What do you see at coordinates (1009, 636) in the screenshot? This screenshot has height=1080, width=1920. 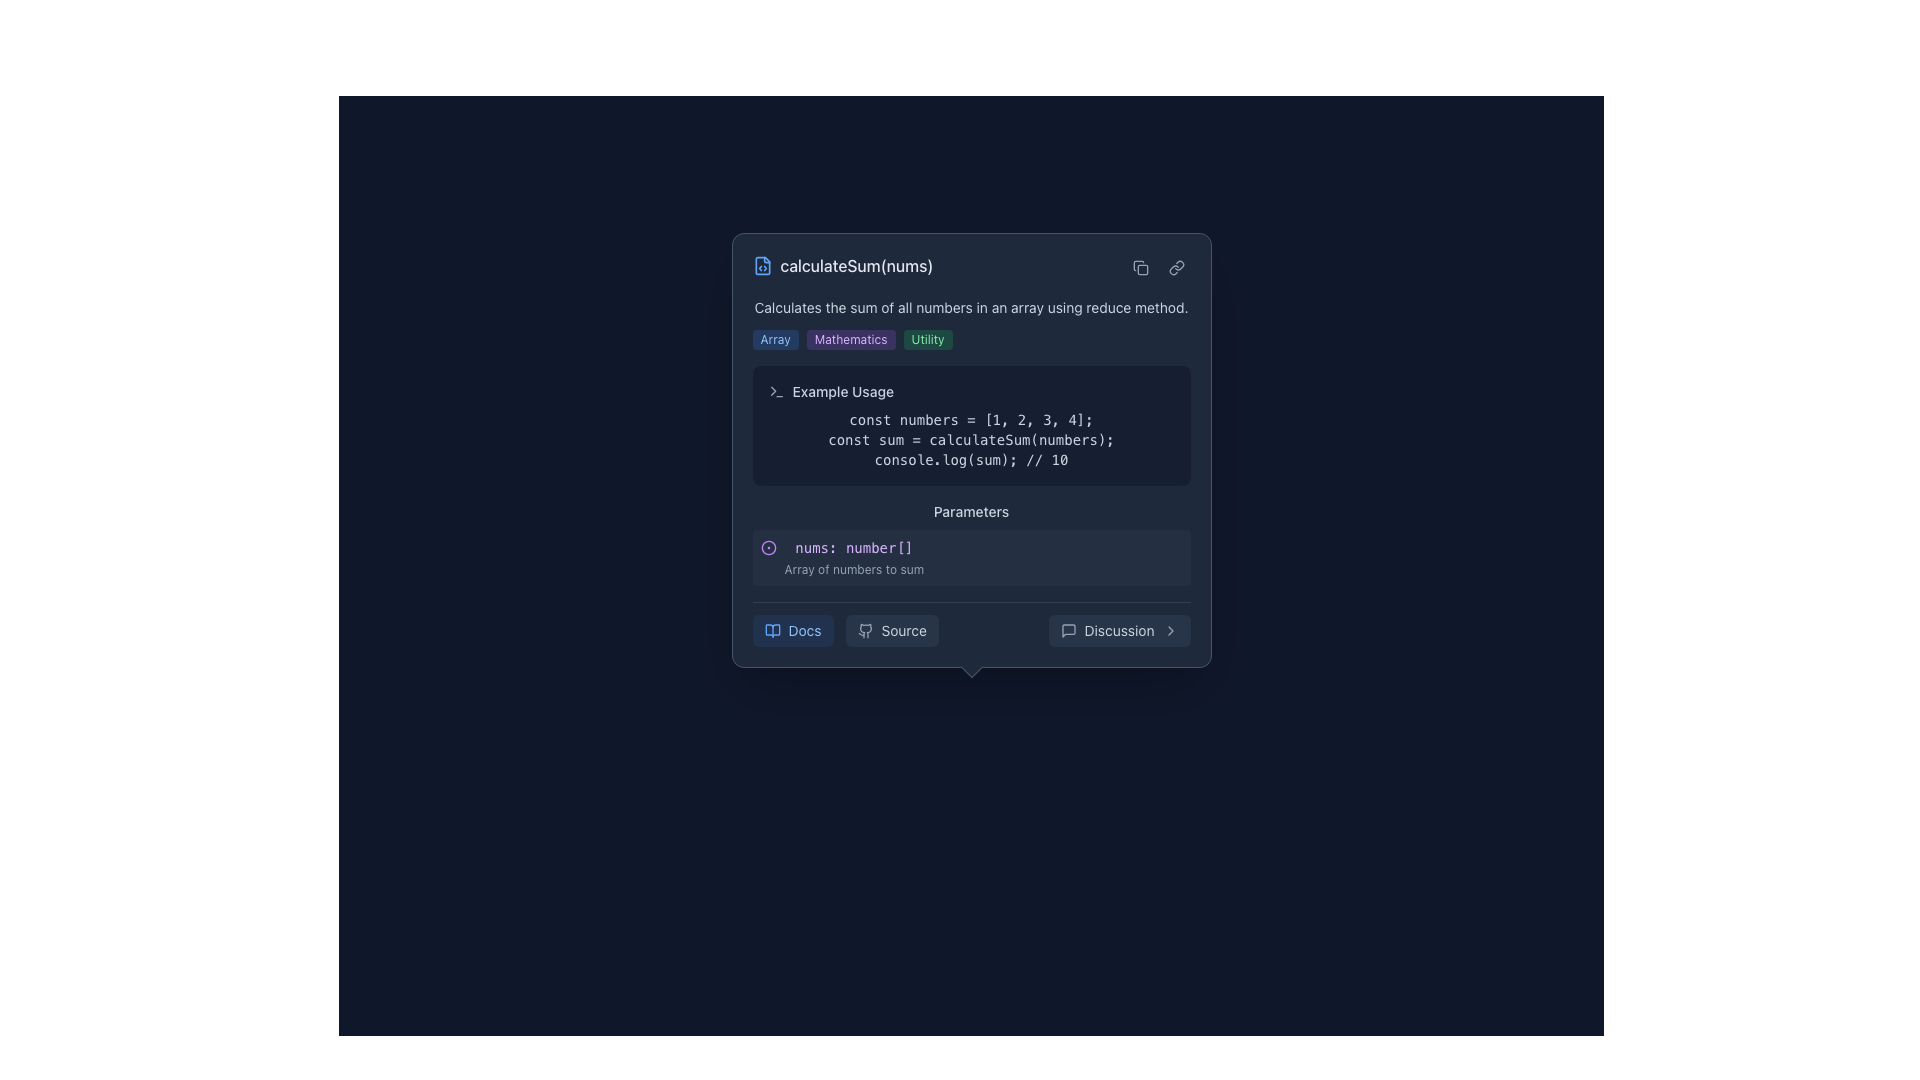 I see `the content of the text label displaying 'nums: number[]' in purple color, which is the fourth segment within the syntax-highlighted function definition block` at bounding box center [1009, 636].